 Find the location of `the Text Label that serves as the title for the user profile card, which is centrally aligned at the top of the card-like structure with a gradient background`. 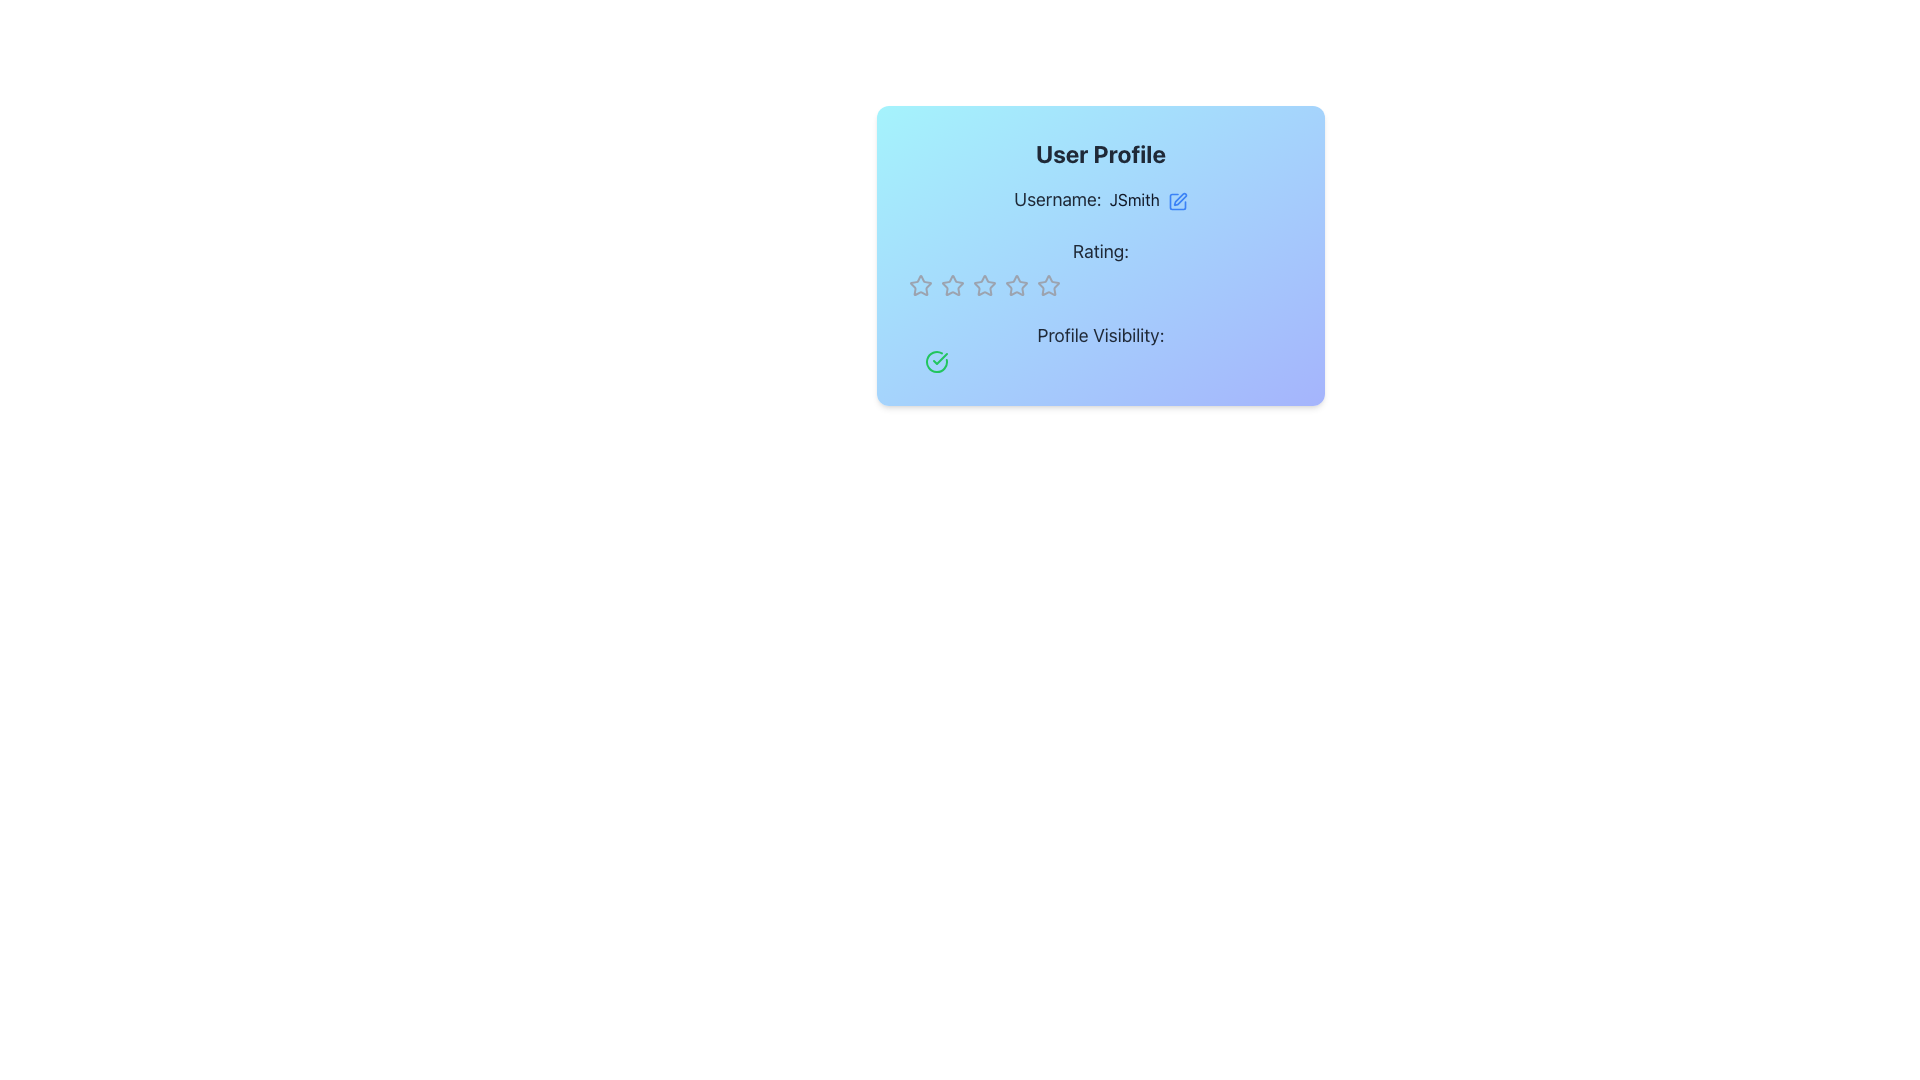

the Text Label that serves as the title for the user profile card, which is centrally aligned at the top of the card-like structure with a gradient background is located at coordinates (1099, 153).